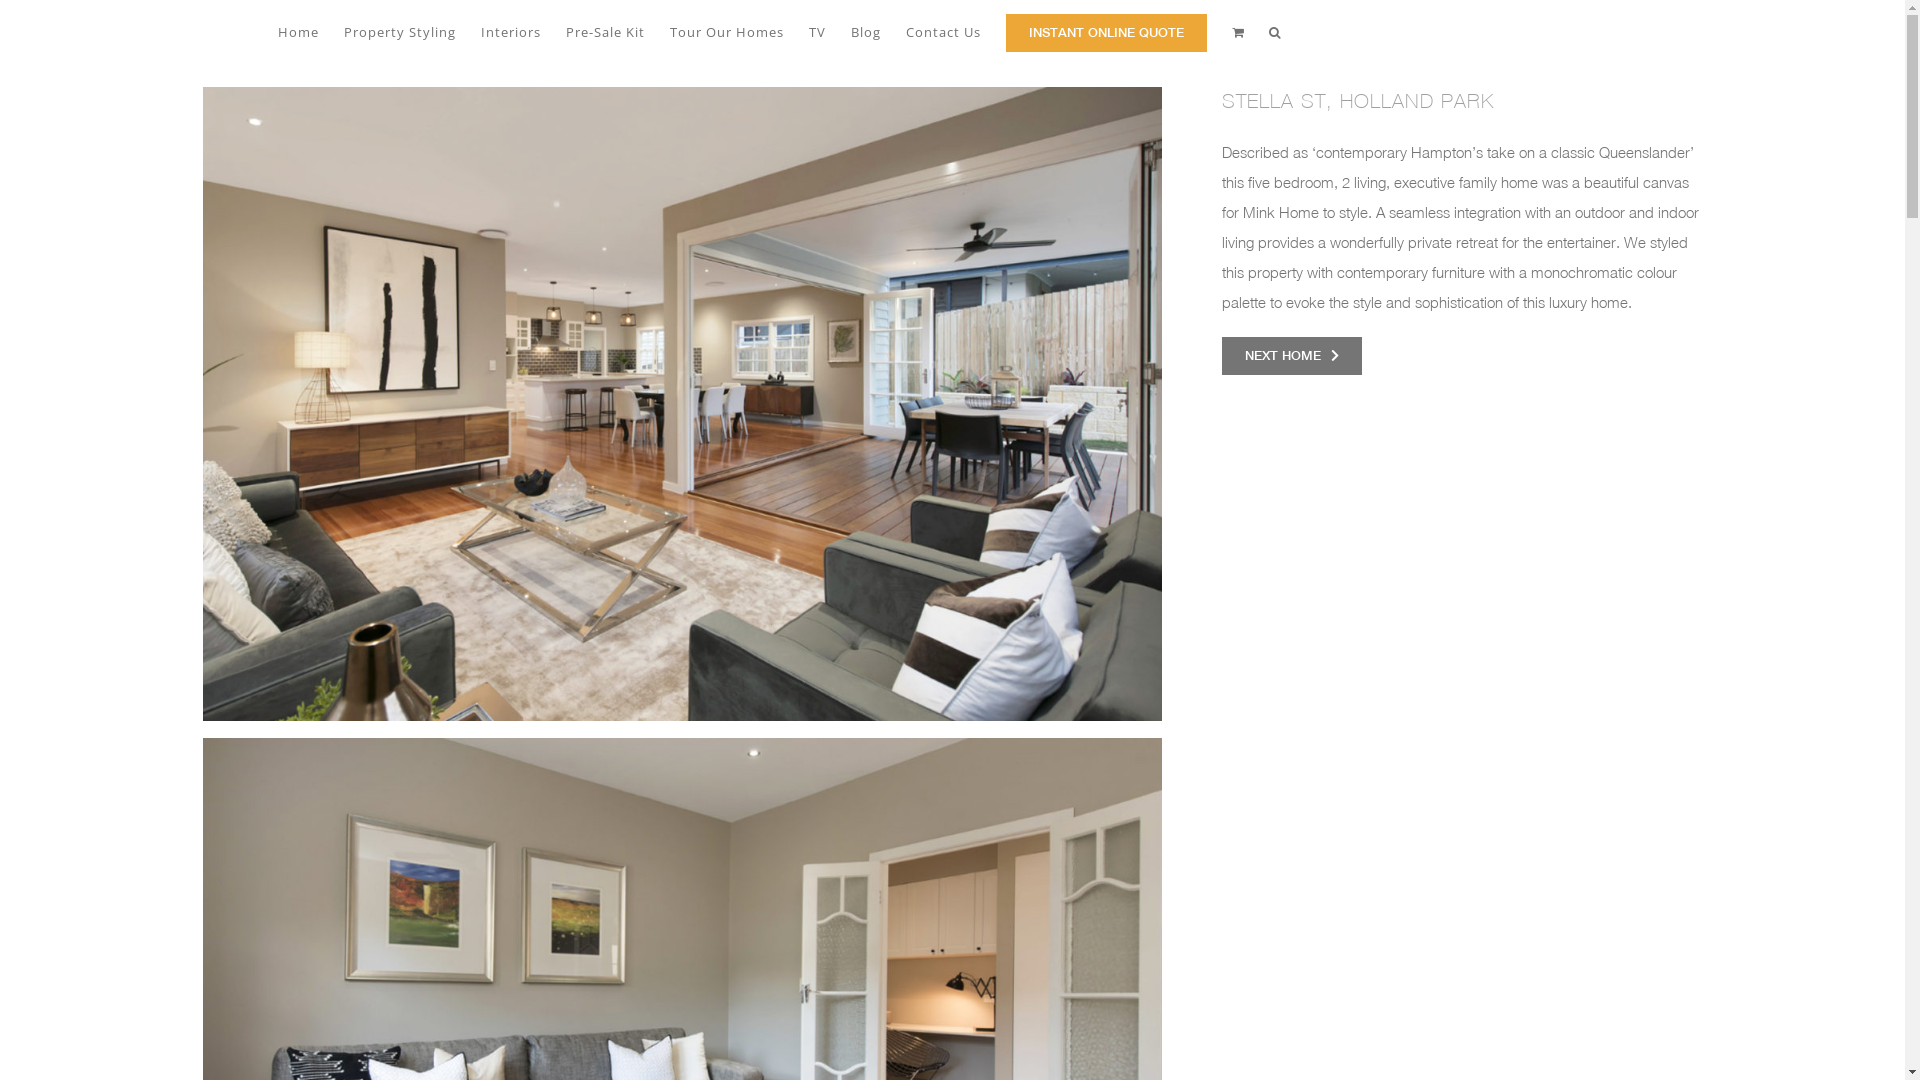  Describe the element at coordinates (681, 404) in the screenshot. I see `'REA Living and Dining'` at that location.